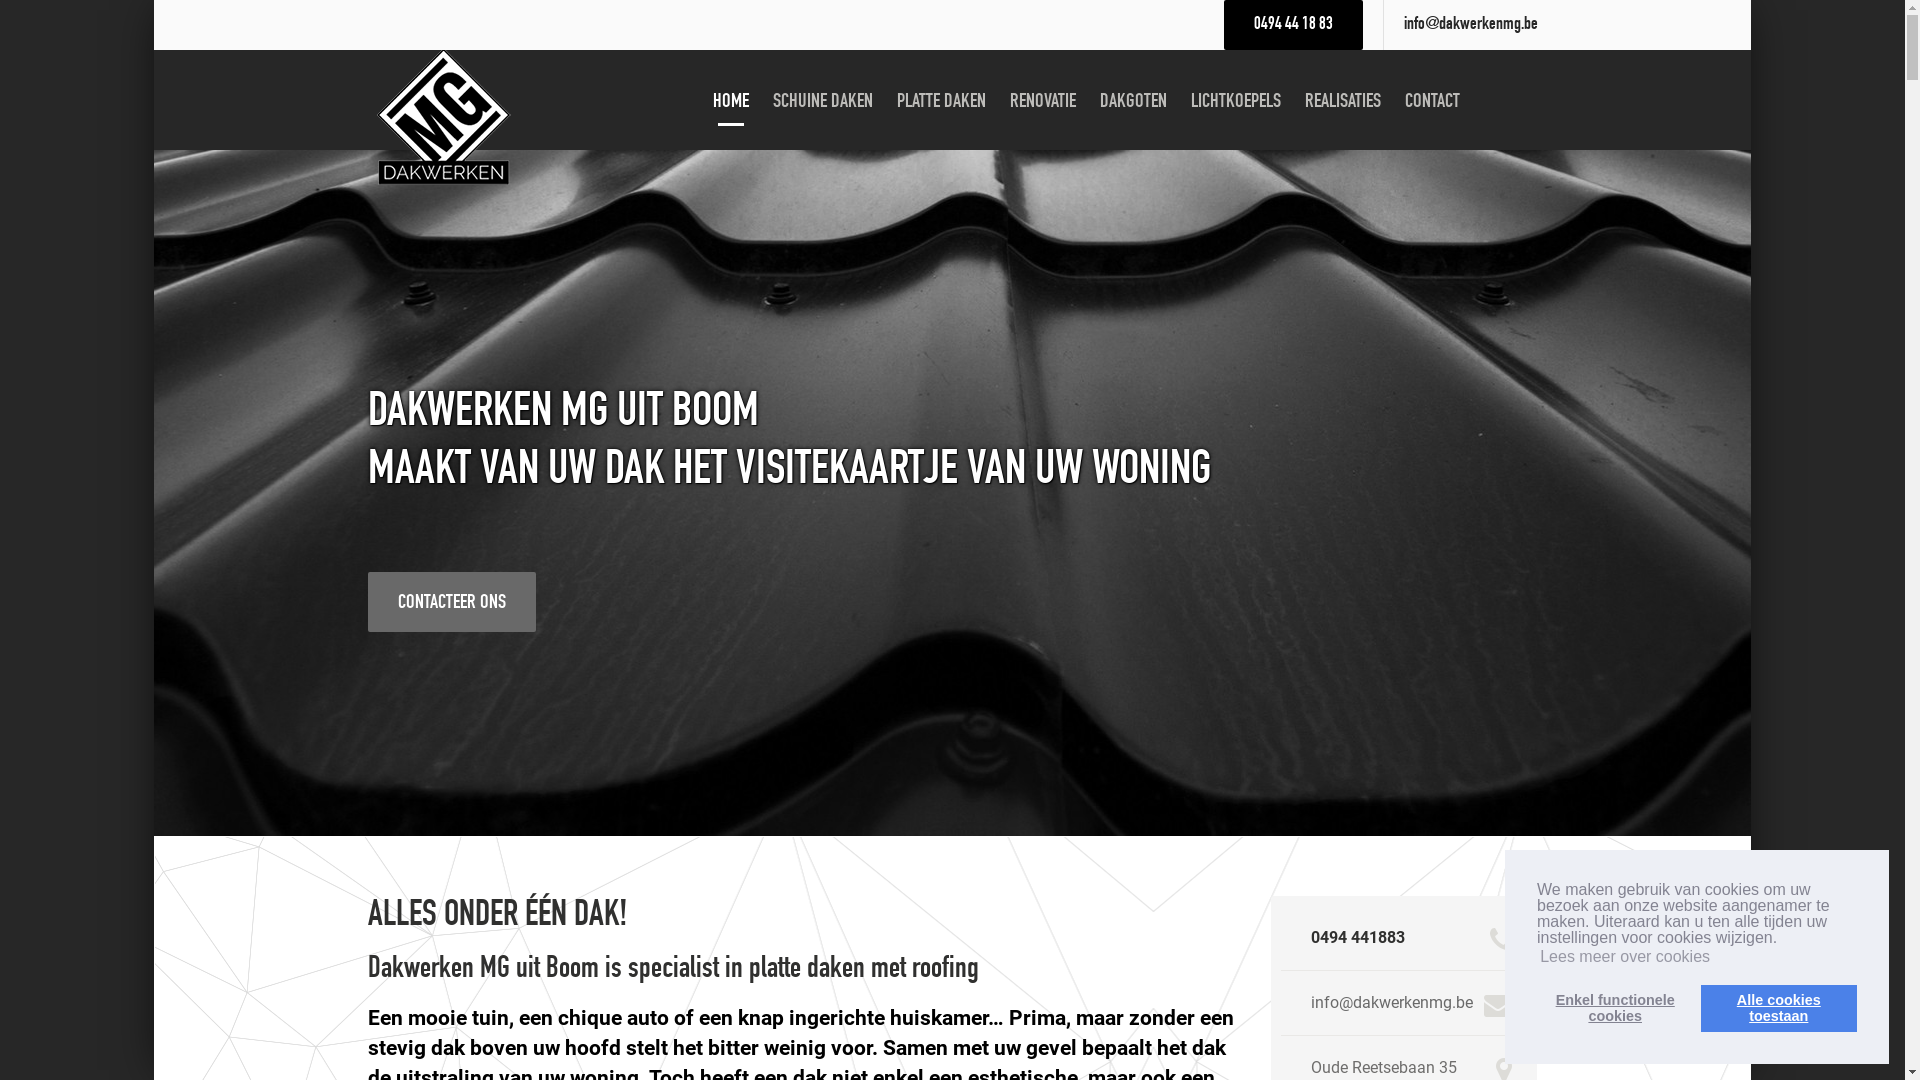  What do you see at coordinates (1614, 1007) in the screenshot?
I see `'Enkel functionele` at bounding box center [1614, 1007].